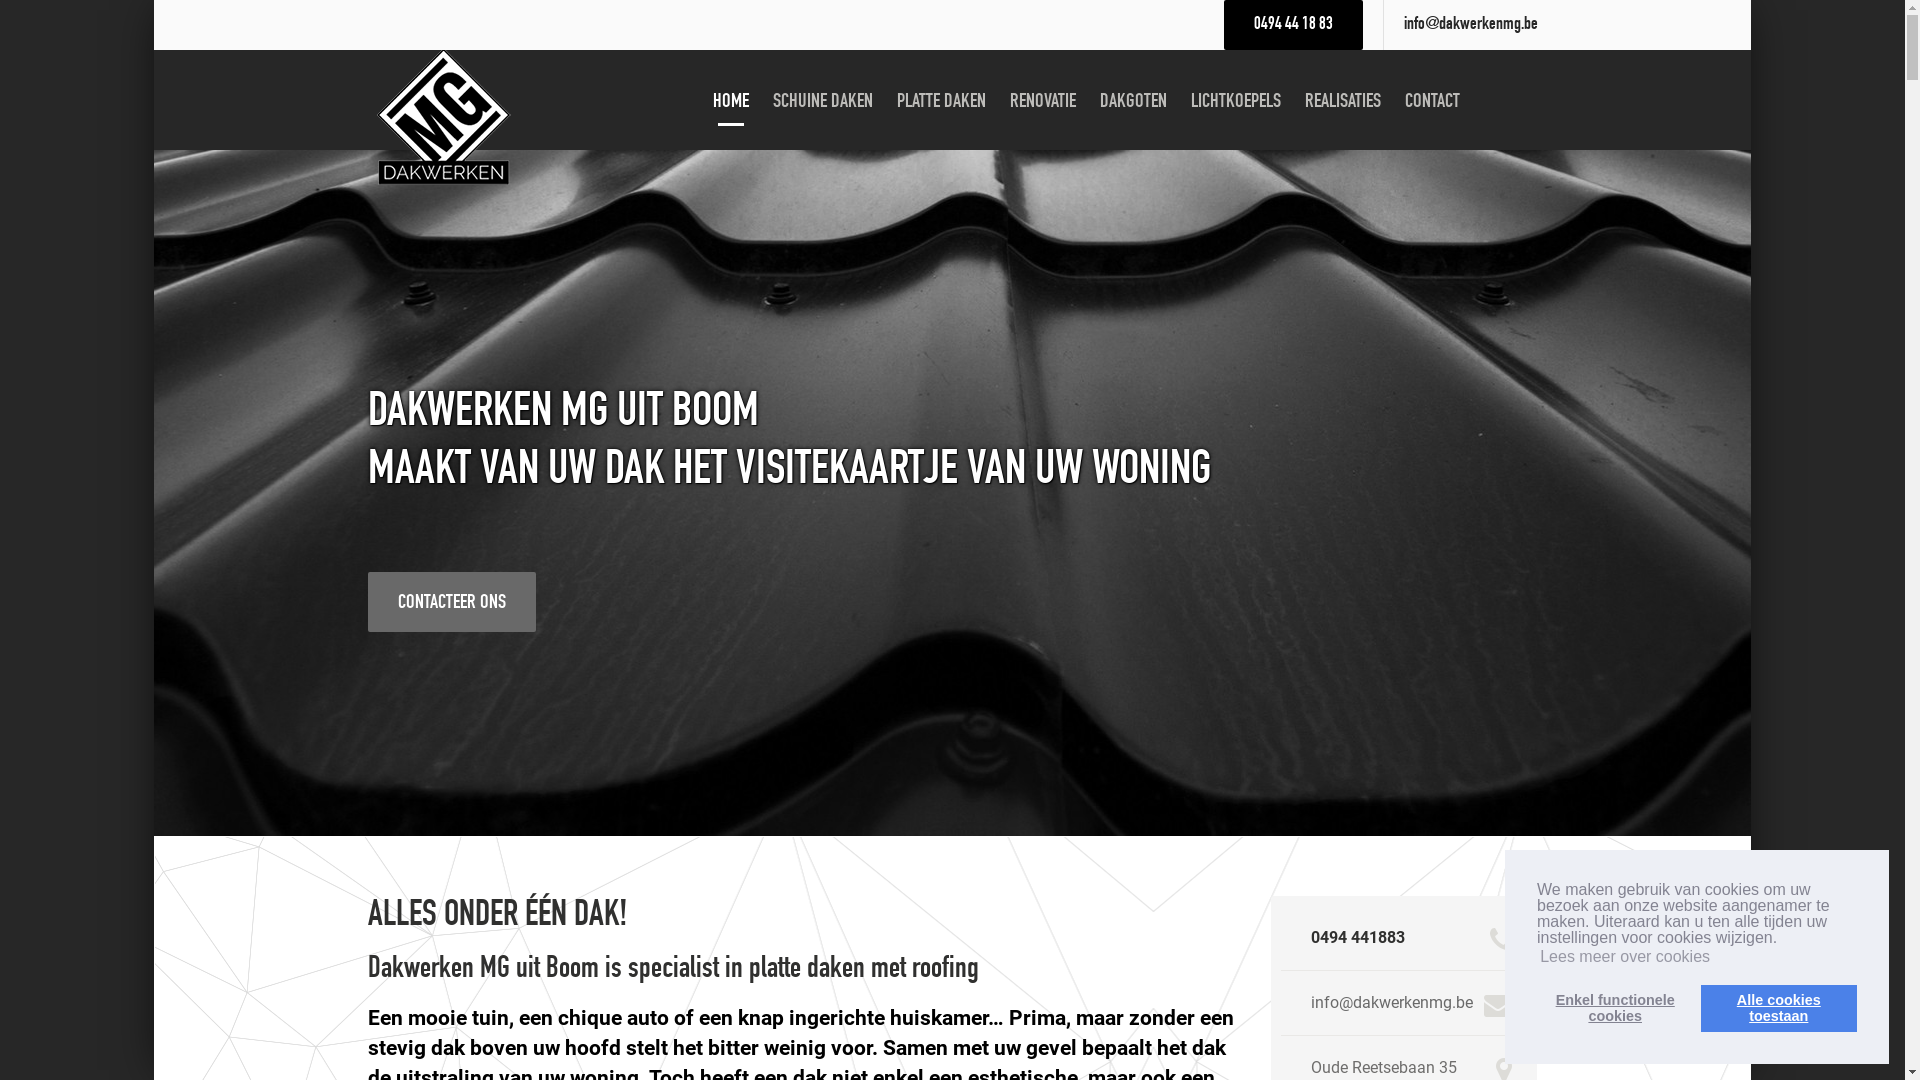  What do you see at coordinates (1614, 1007) in the screenshot?
I see `'Enkel functionele` at bounding box center [1614, 1007].